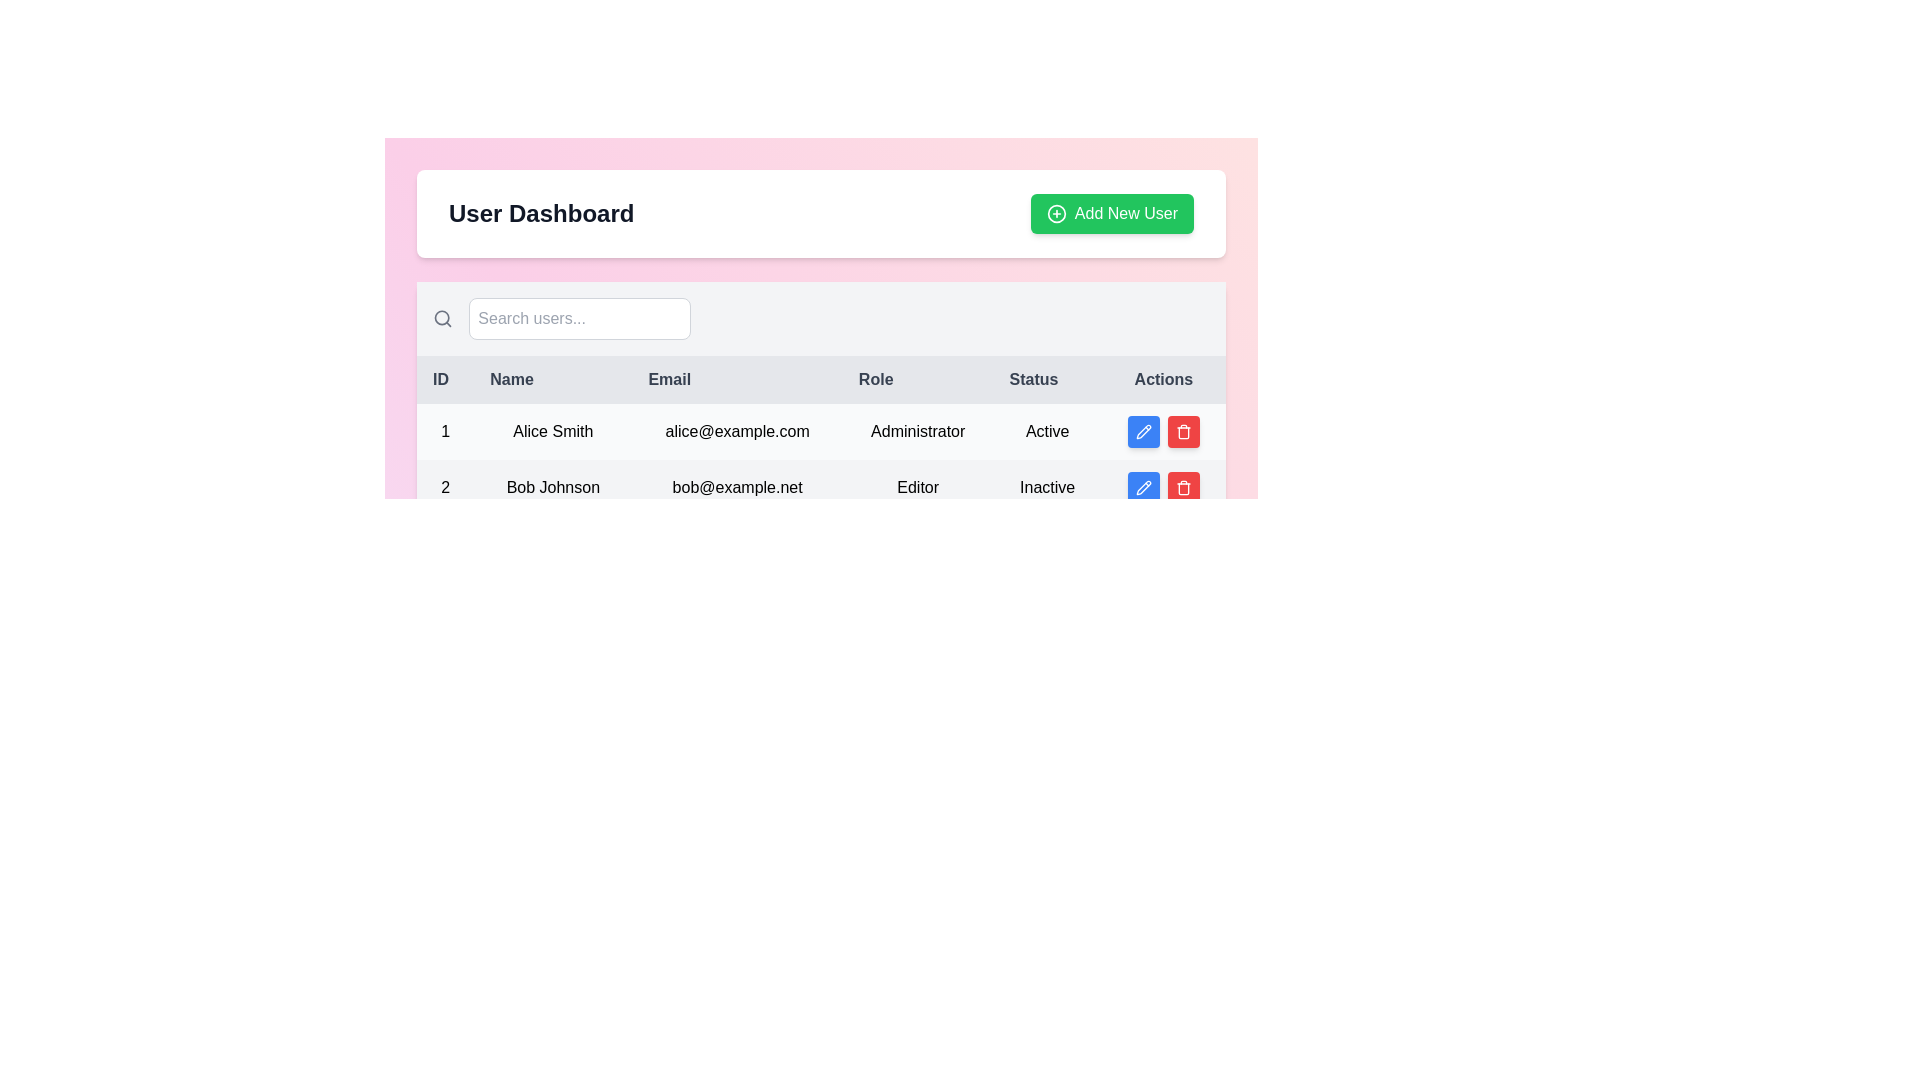  I want to click on the pencil icon in the 'Actions' column of the user management table next to 'Alice Smith', so click(1143, 431).